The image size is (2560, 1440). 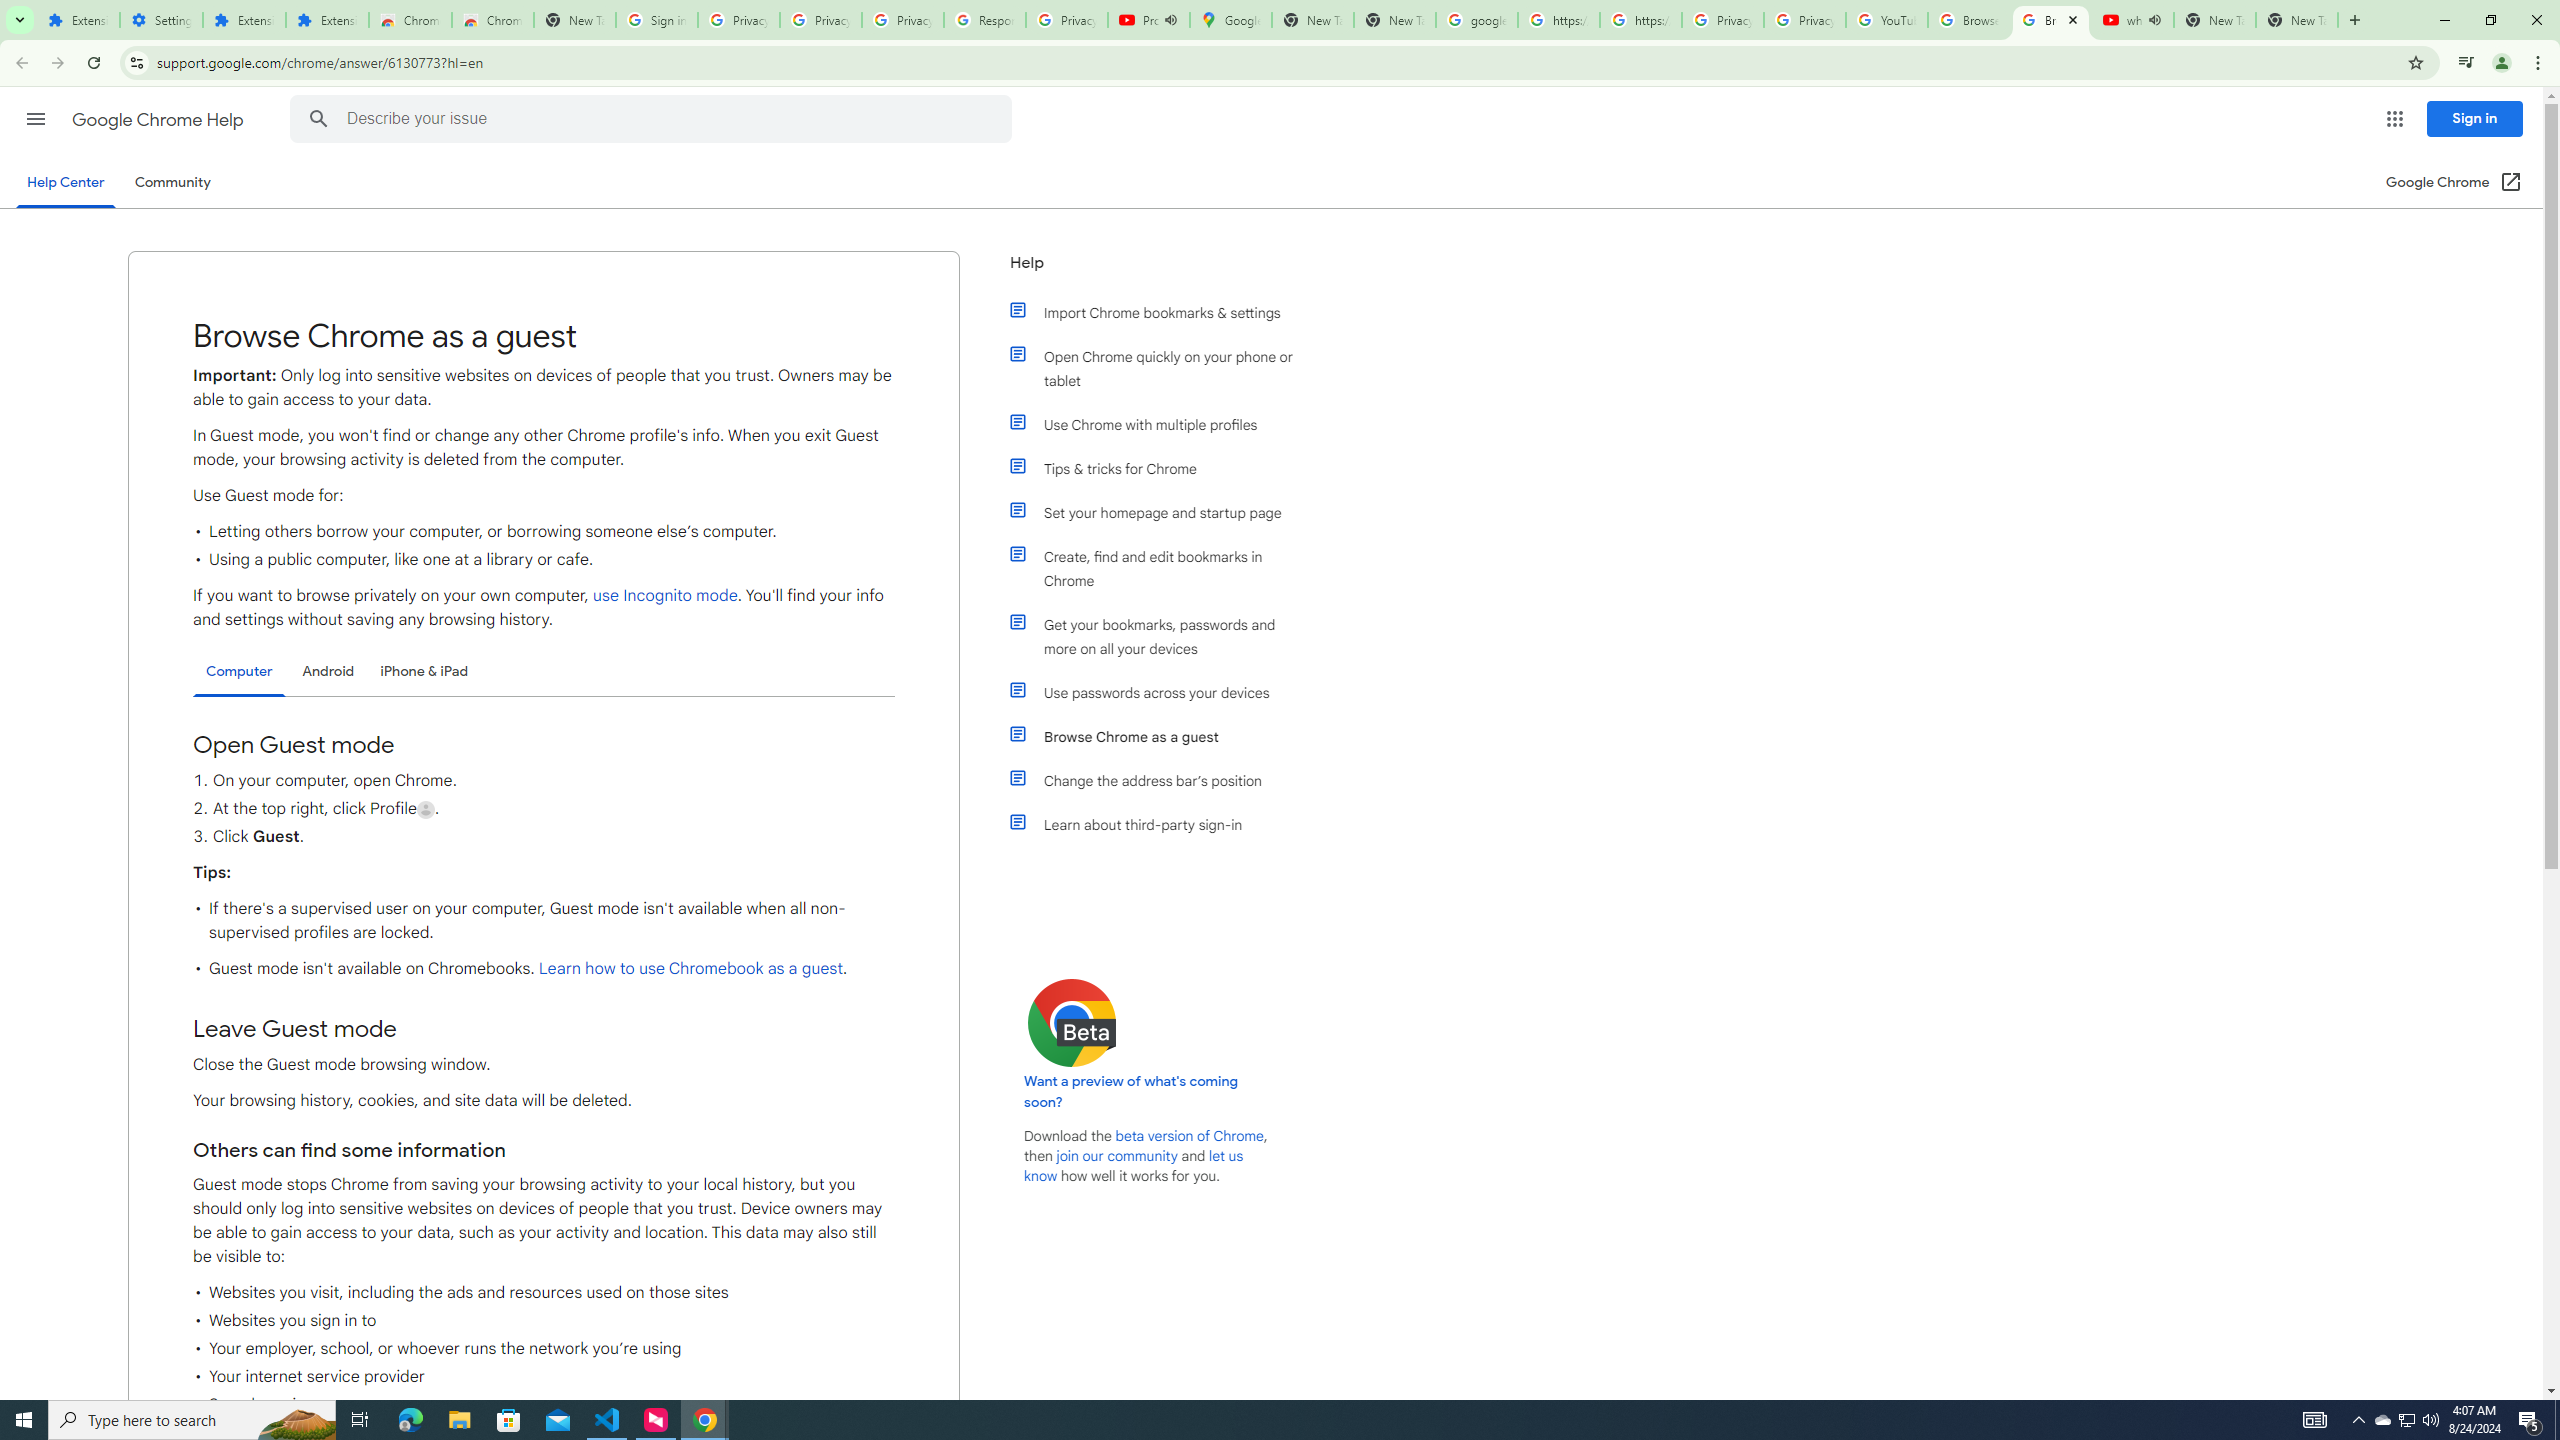 What do you see at coordinates (2050, 19) in the screenshot?
I see `'Browse Chrome as a guest - Computer - Google Chrome Help'` at bounding box center [2050, 19].